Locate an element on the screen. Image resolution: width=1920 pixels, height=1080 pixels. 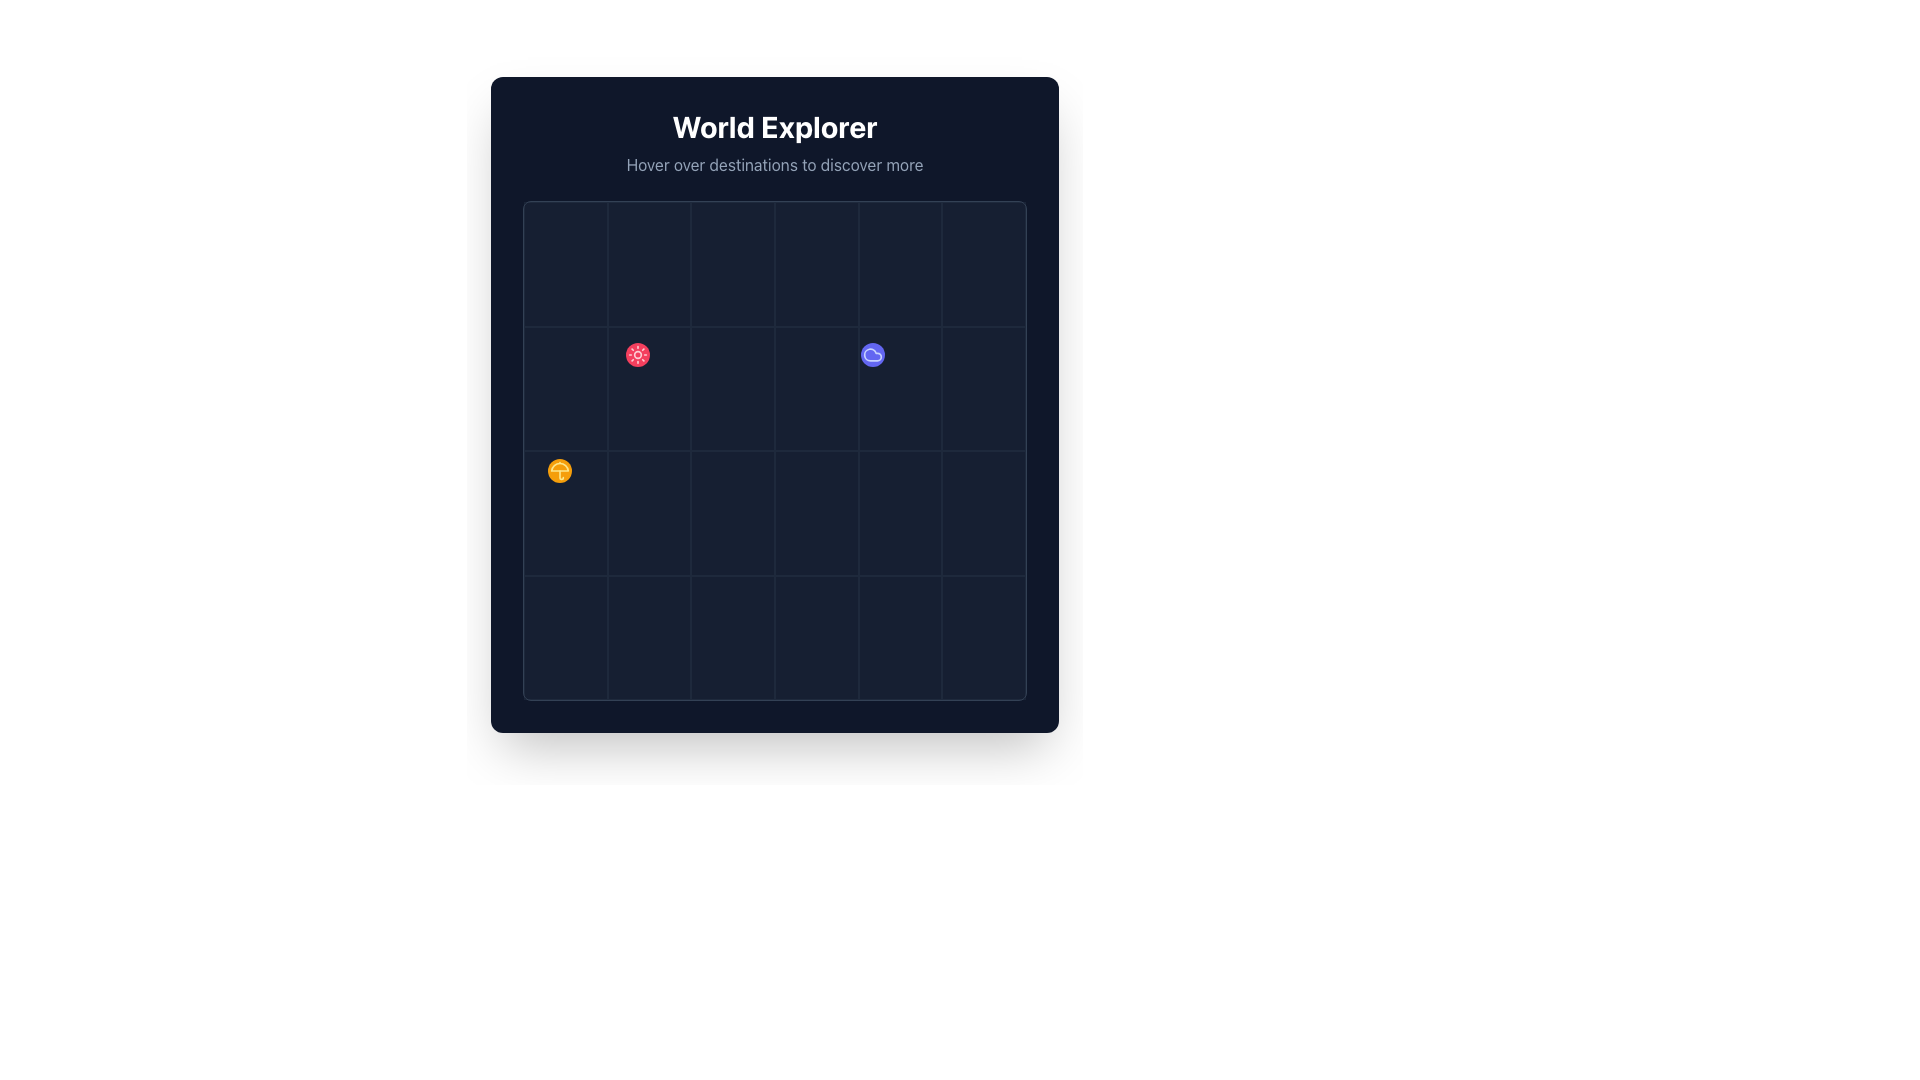
the grid cell located in the first row and second column of a 4x6 grid layout, which serves as a placeholder for dynamic content is located at coordinates (649, 263).